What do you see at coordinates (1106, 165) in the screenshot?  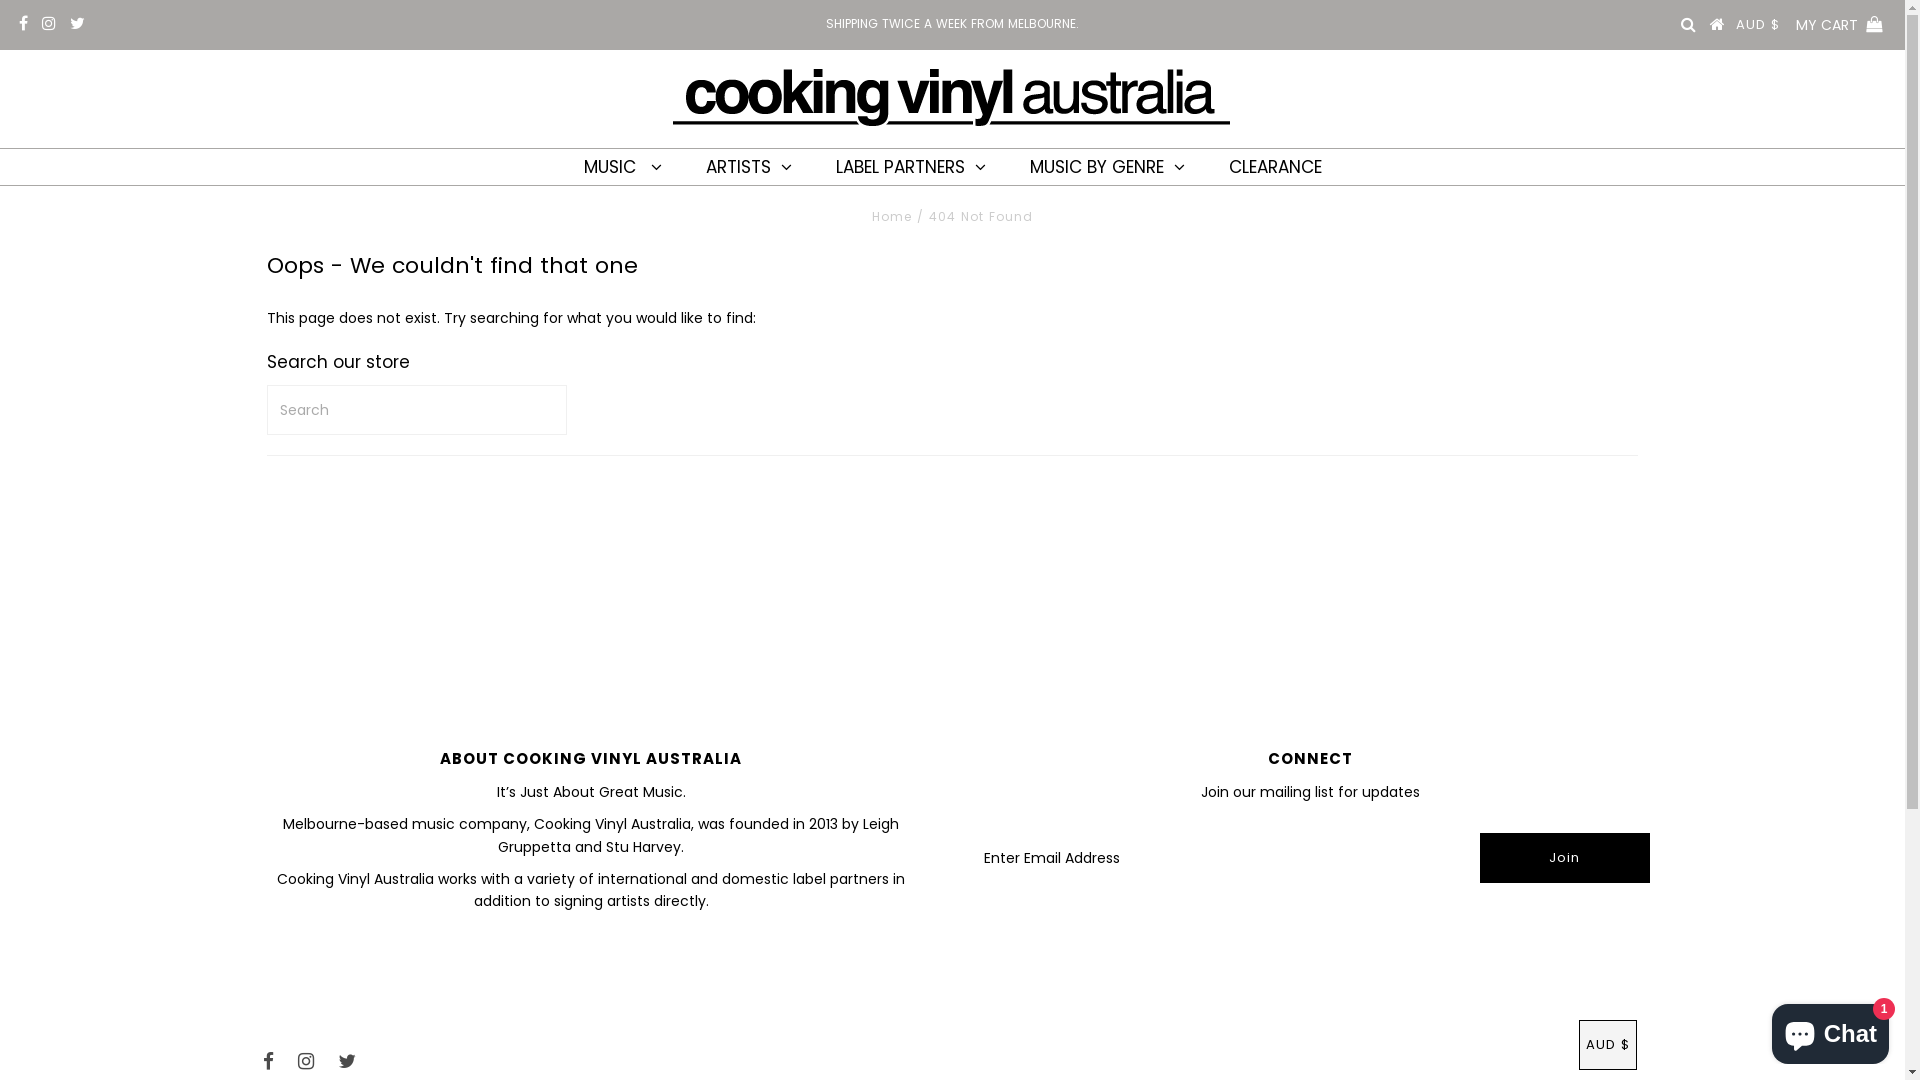 I see `'MUSIC BY GENRE'` at bounding box center [1106, 165].